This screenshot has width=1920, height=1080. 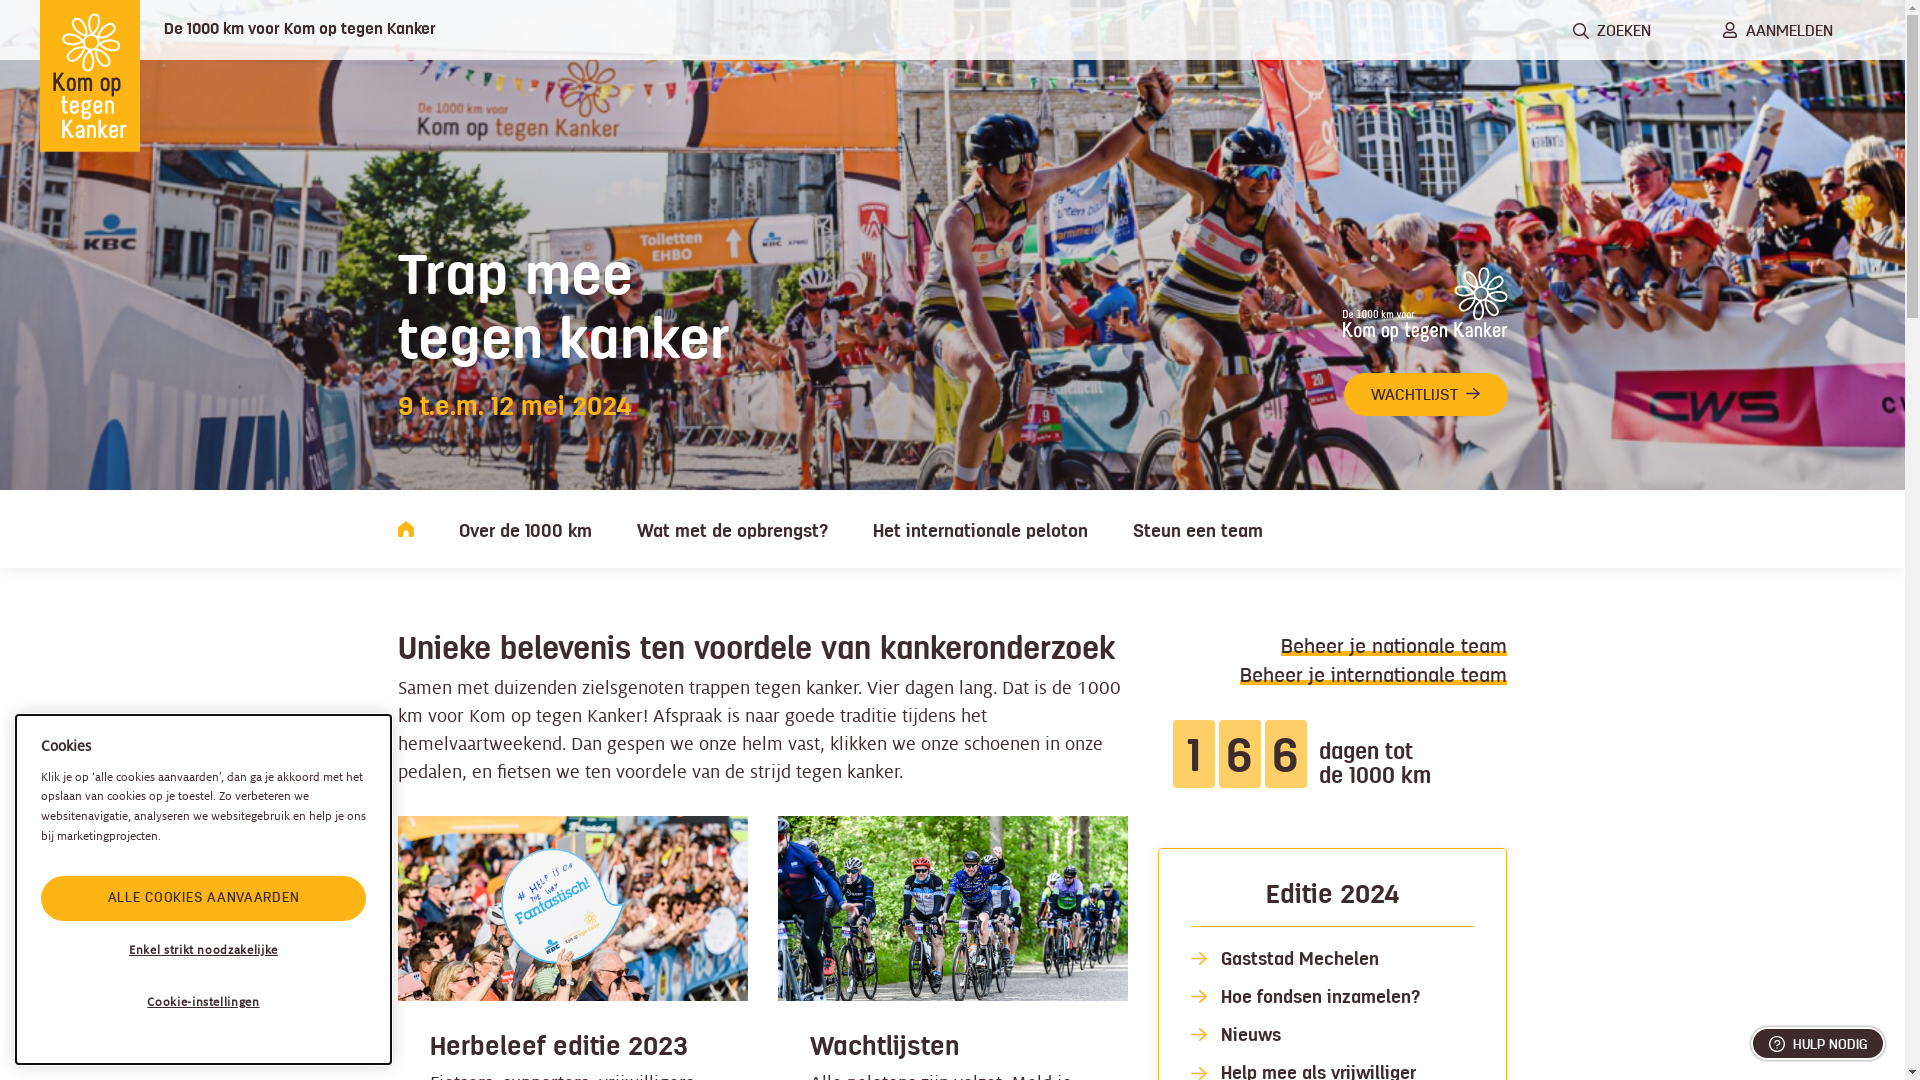 What do you see at coordinates (1319, 996) in the screenshot?
I see `'Hoe fondsen inzamelen?'` at bounding box center [1319, 996].